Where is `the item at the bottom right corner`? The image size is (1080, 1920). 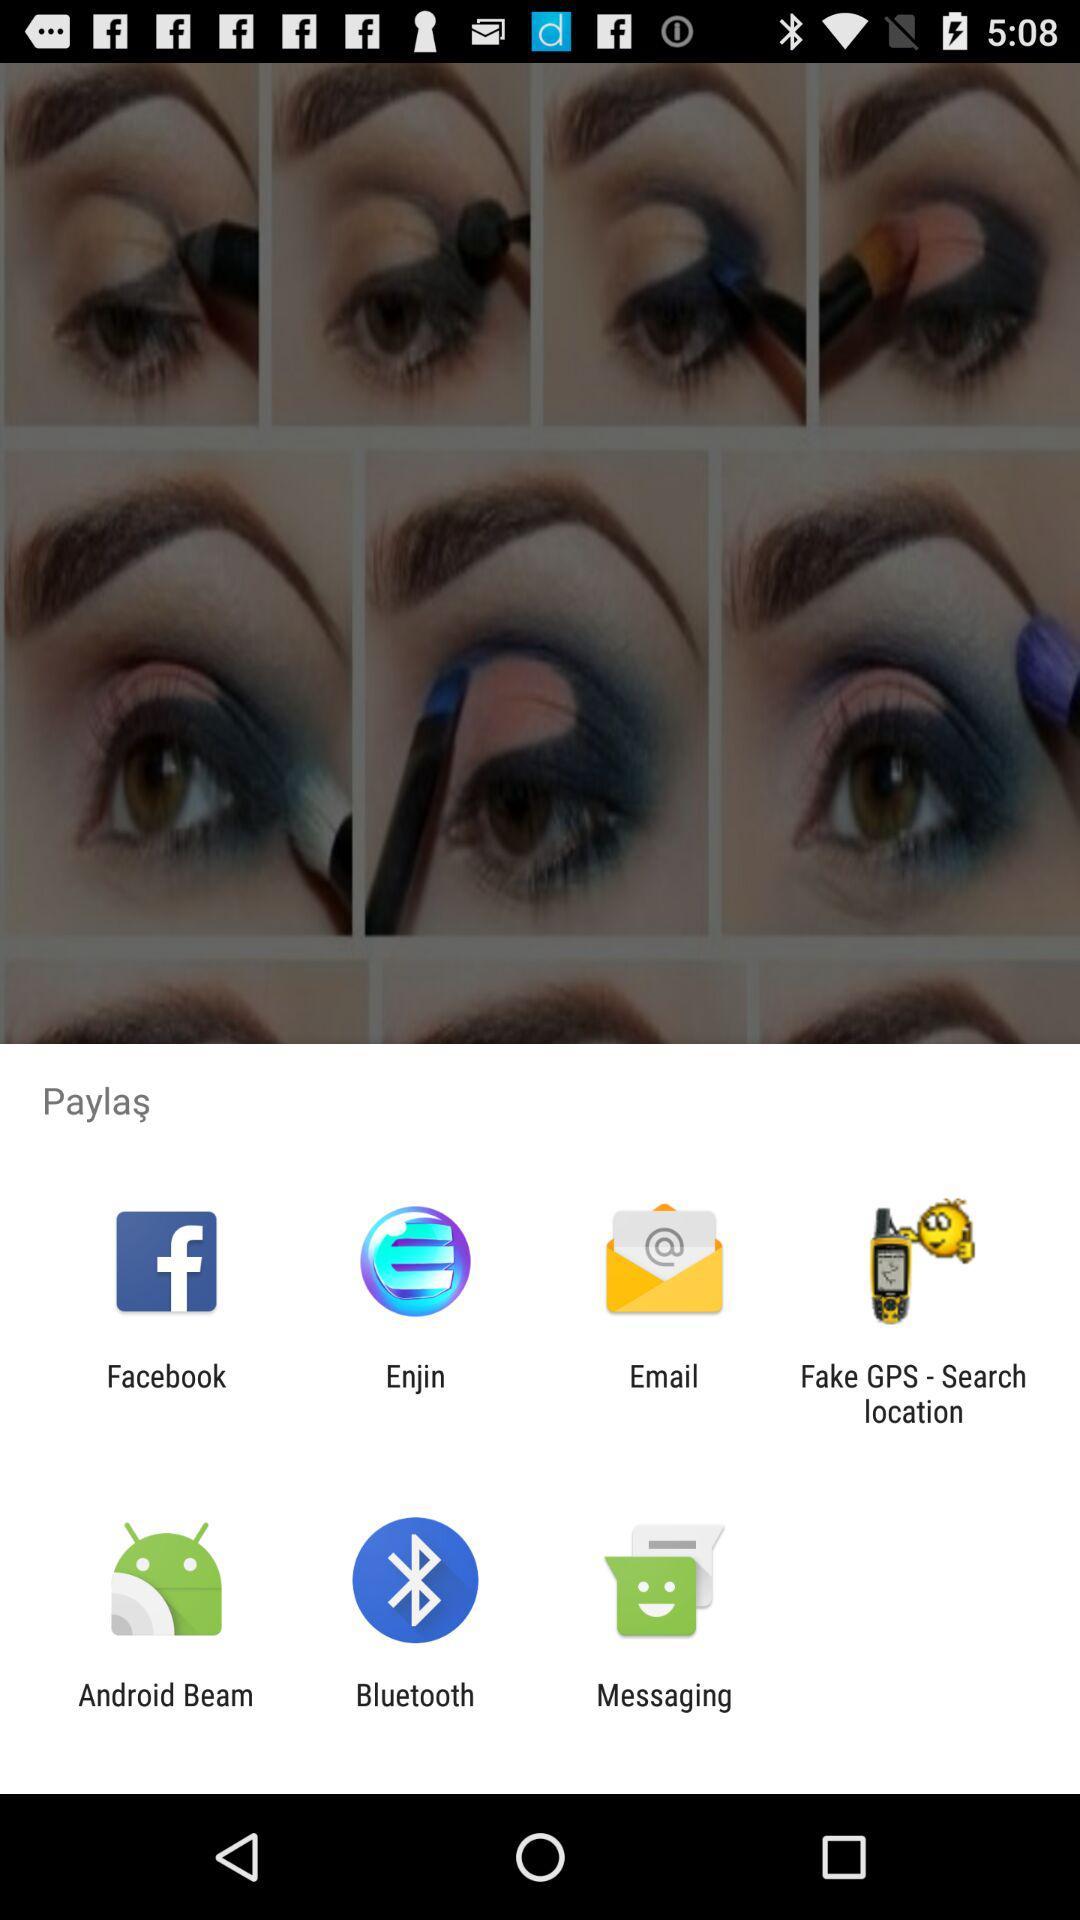 the item at the bottom right corner is located at coordinates (913, 1392).